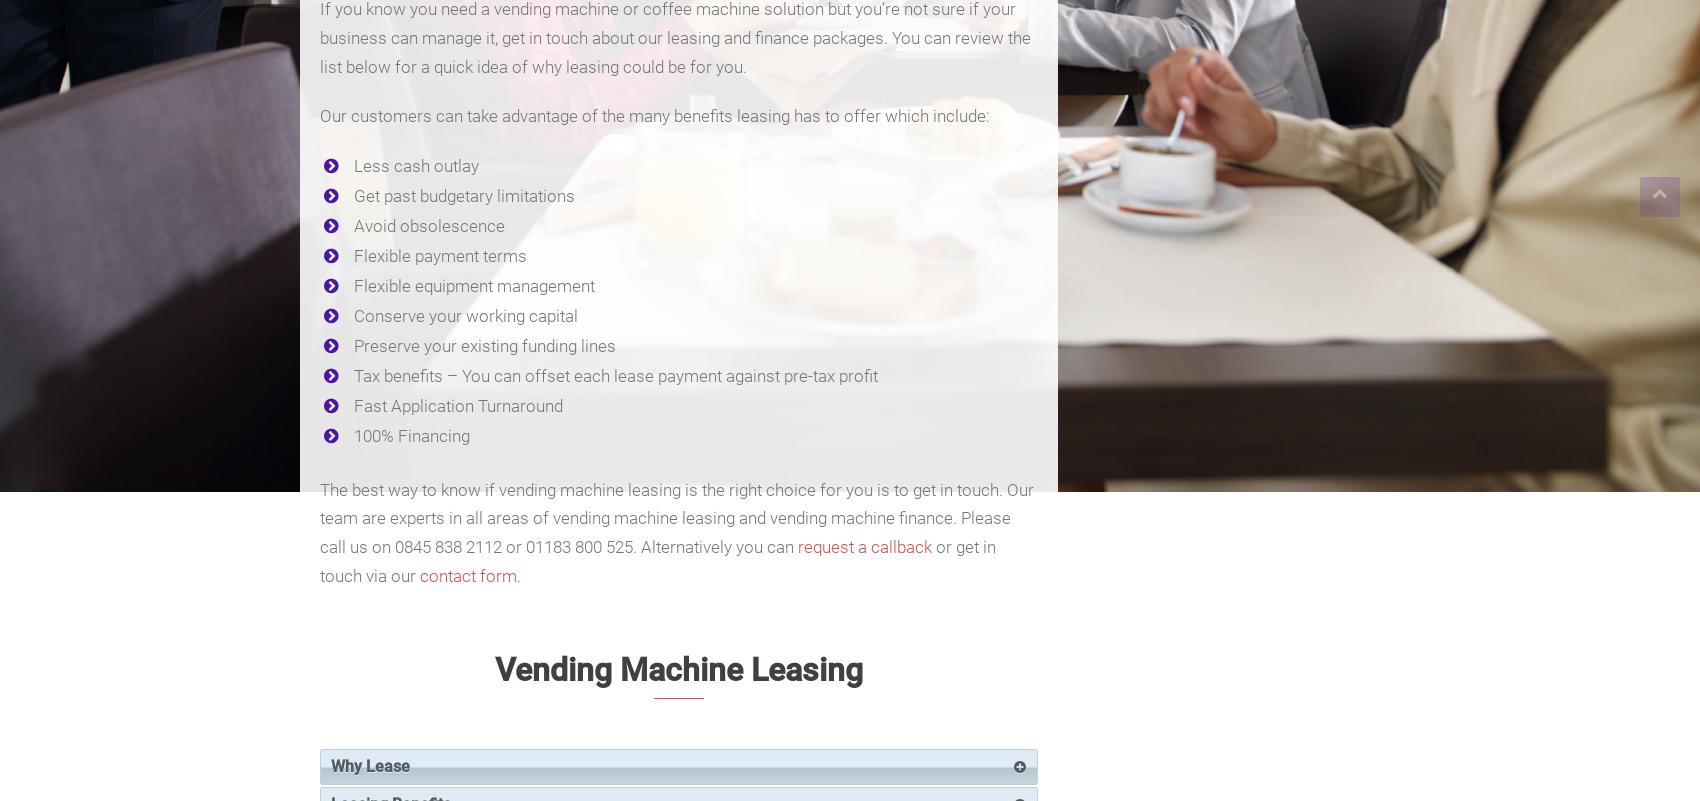 The image size is (1700, 801). What do you see at coordinates (864, 546) in the screenshot?
I see `'request a callback'` at bounding box center [864, 546].